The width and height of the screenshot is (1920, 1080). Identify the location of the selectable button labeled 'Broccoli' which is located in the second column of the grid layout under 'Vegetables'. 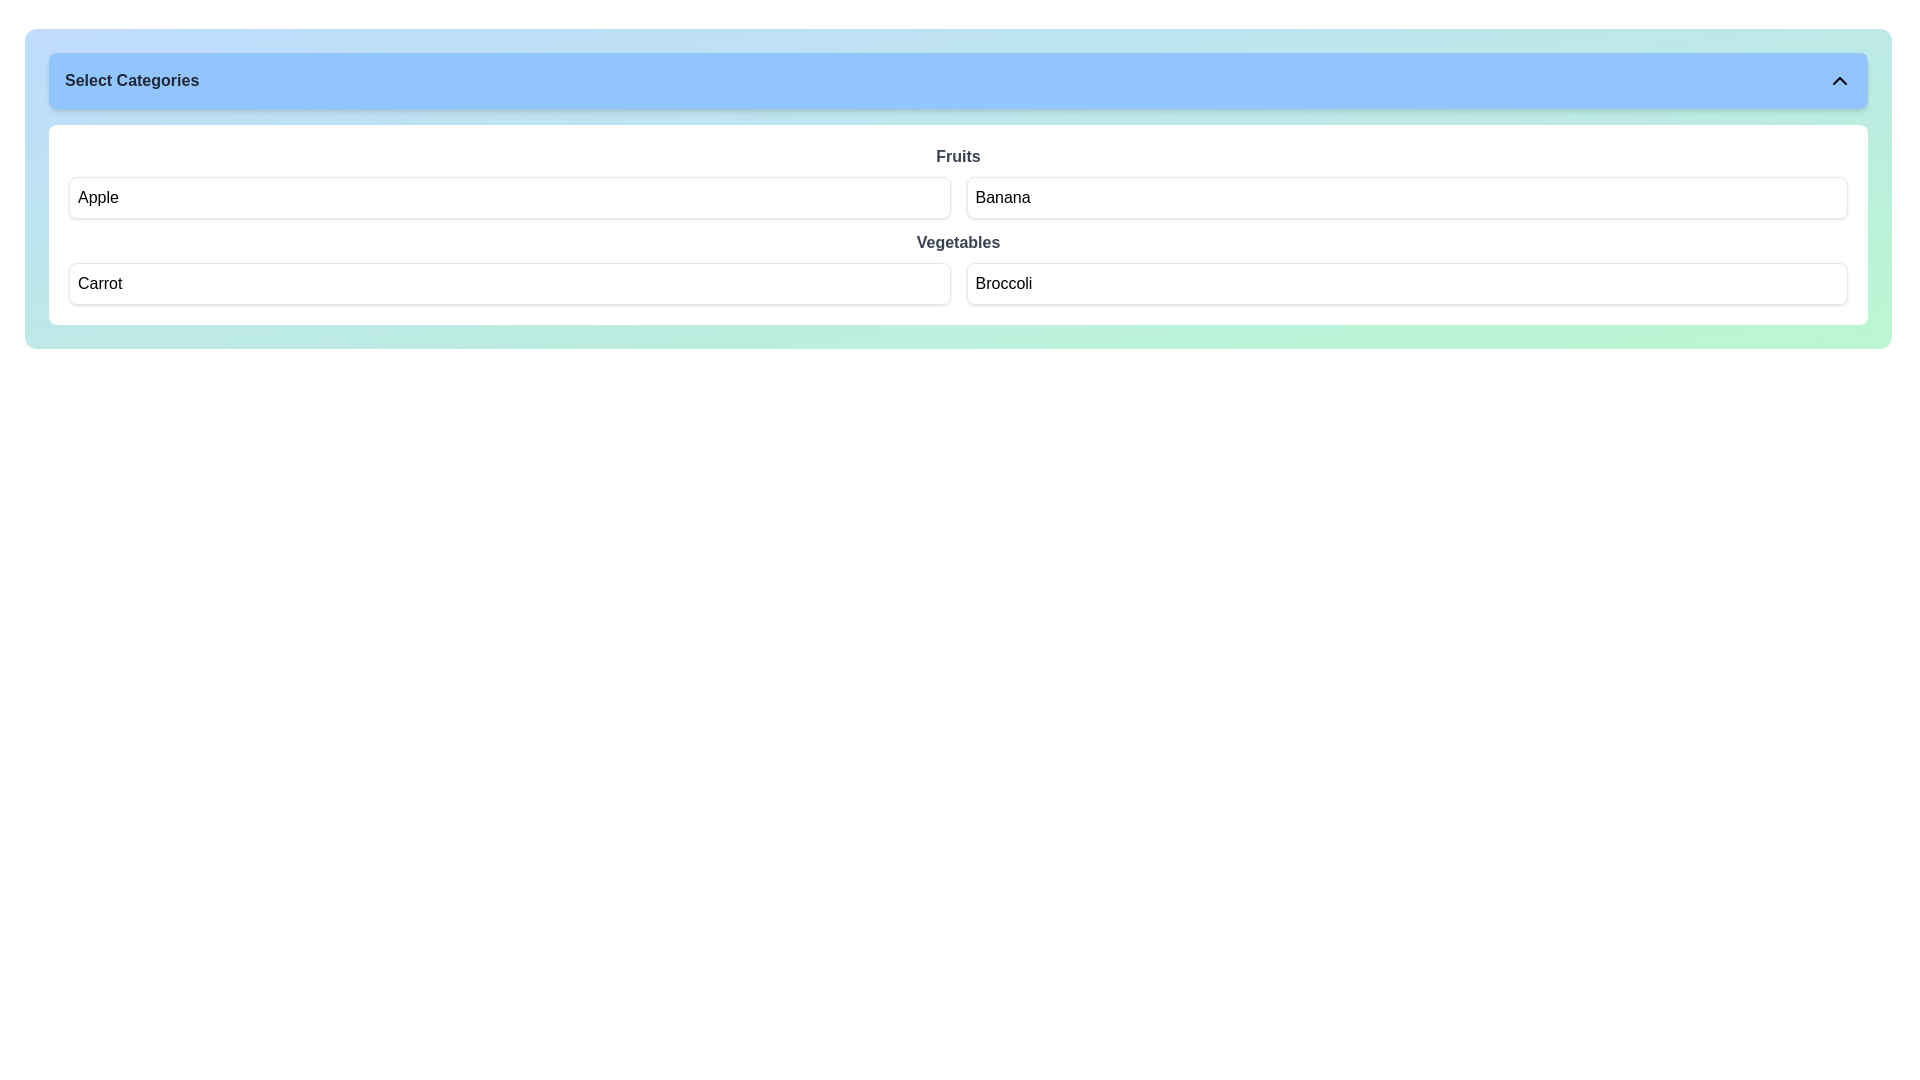
(1406, 284).